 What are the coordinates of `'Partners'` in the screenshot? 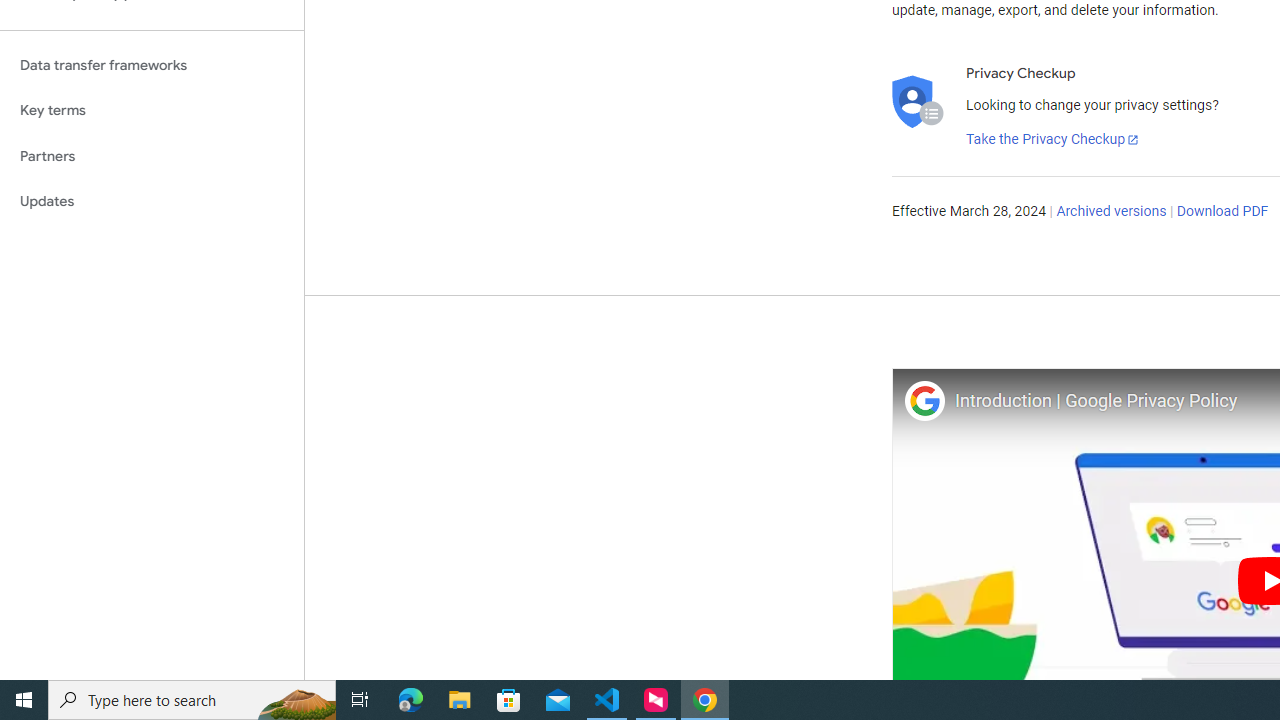 It's located at (151, 155).